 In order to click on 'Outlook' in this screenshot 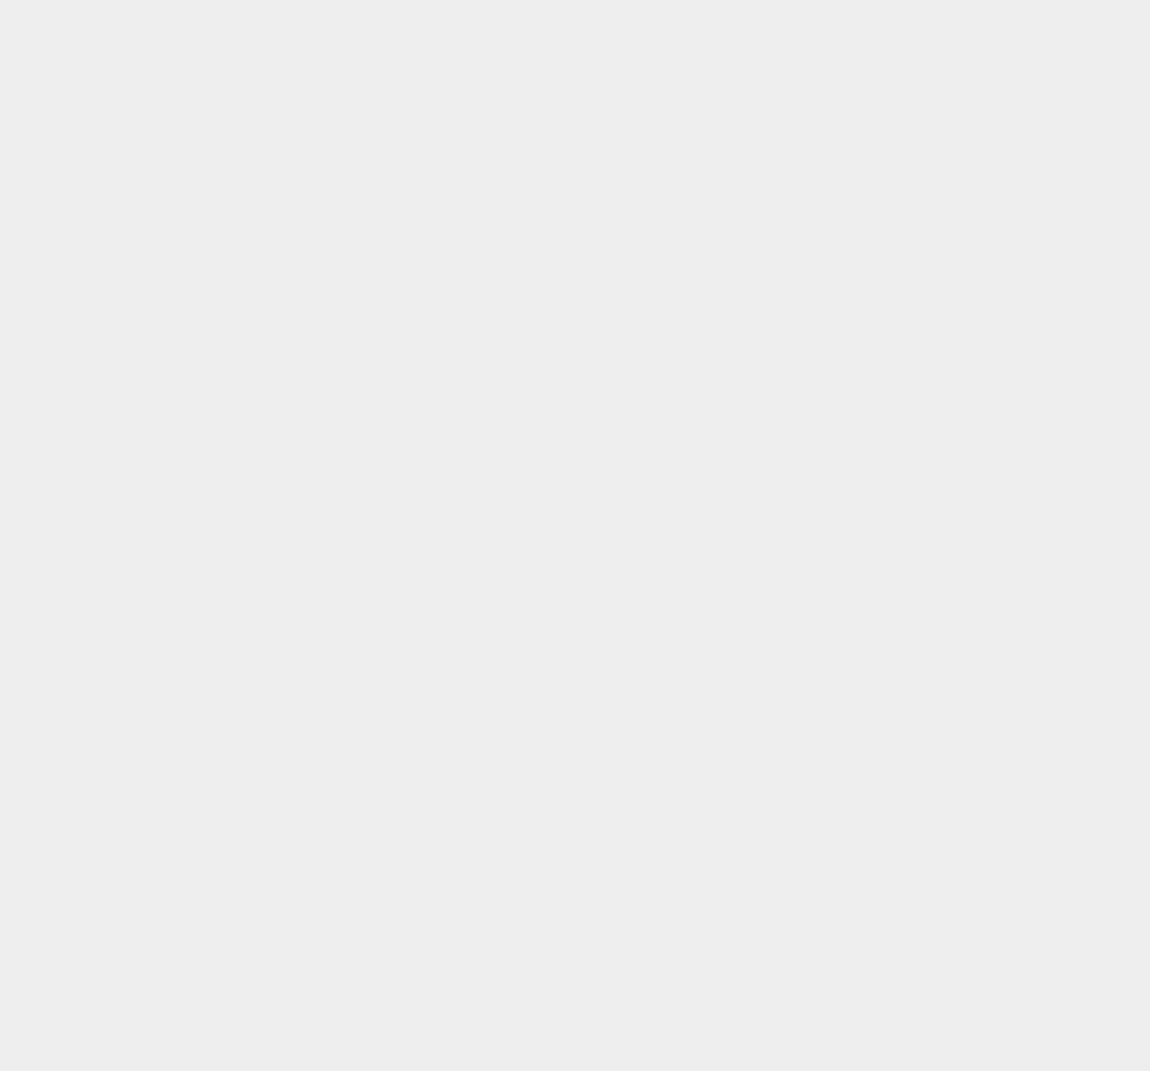, I will do `click(836, 872)`.